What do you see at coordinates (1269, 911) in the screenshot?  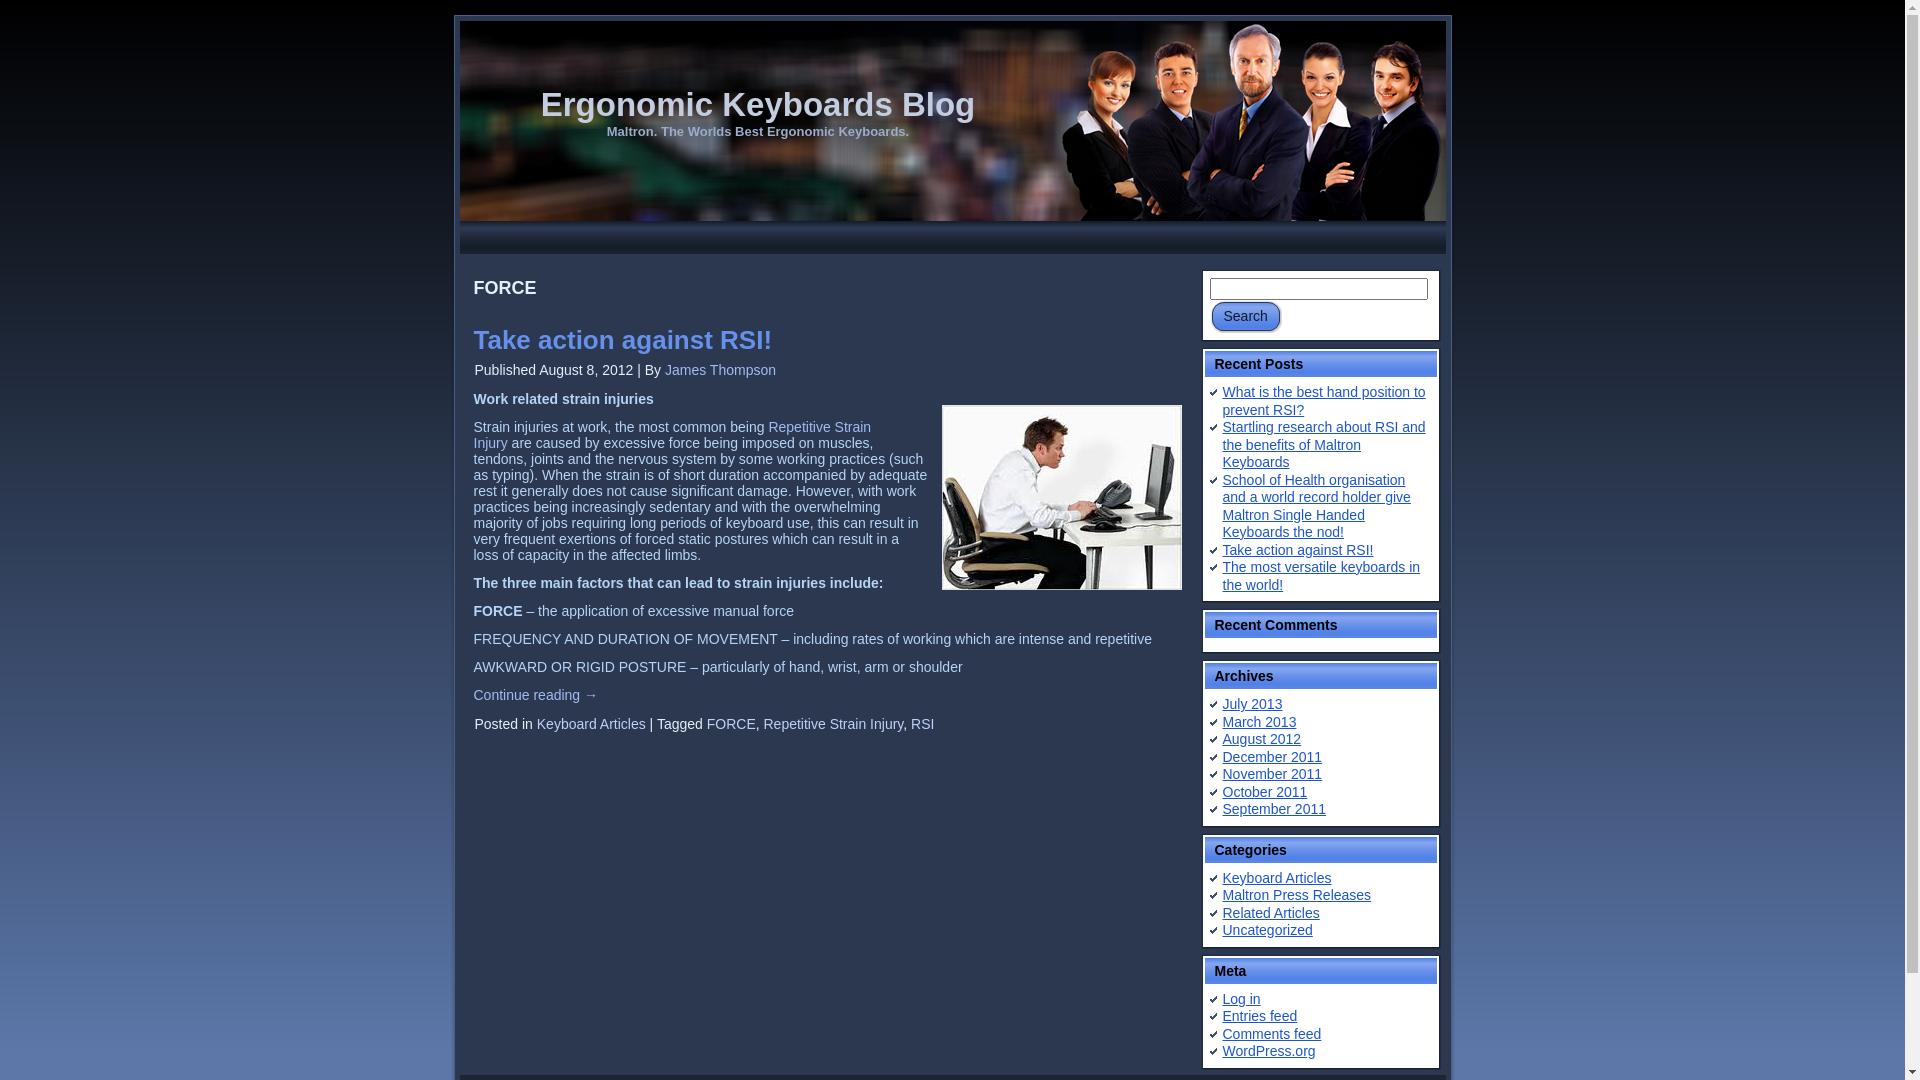 I see `'Related Articles'` at bounding box center [1269, 911].